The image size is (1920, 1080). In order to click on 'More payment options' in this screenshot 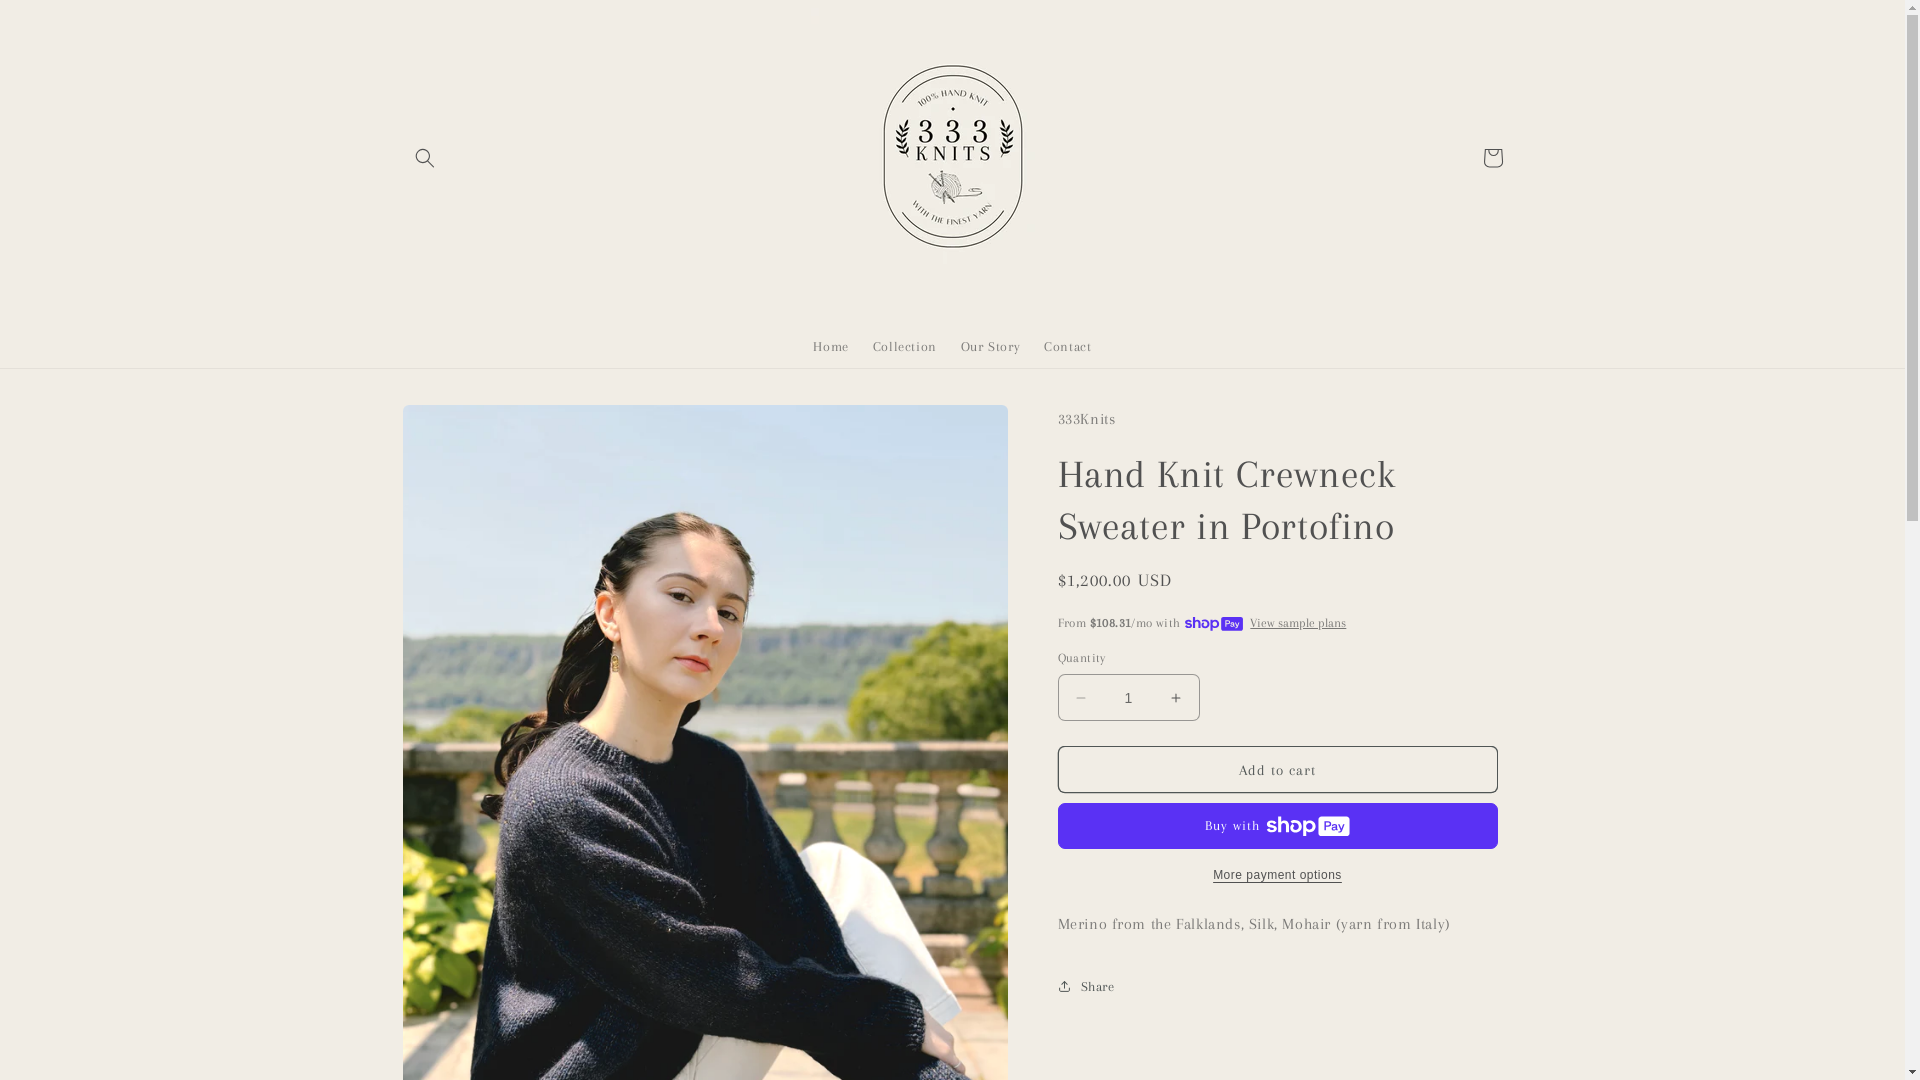, I will do `click(1276, 874)`.